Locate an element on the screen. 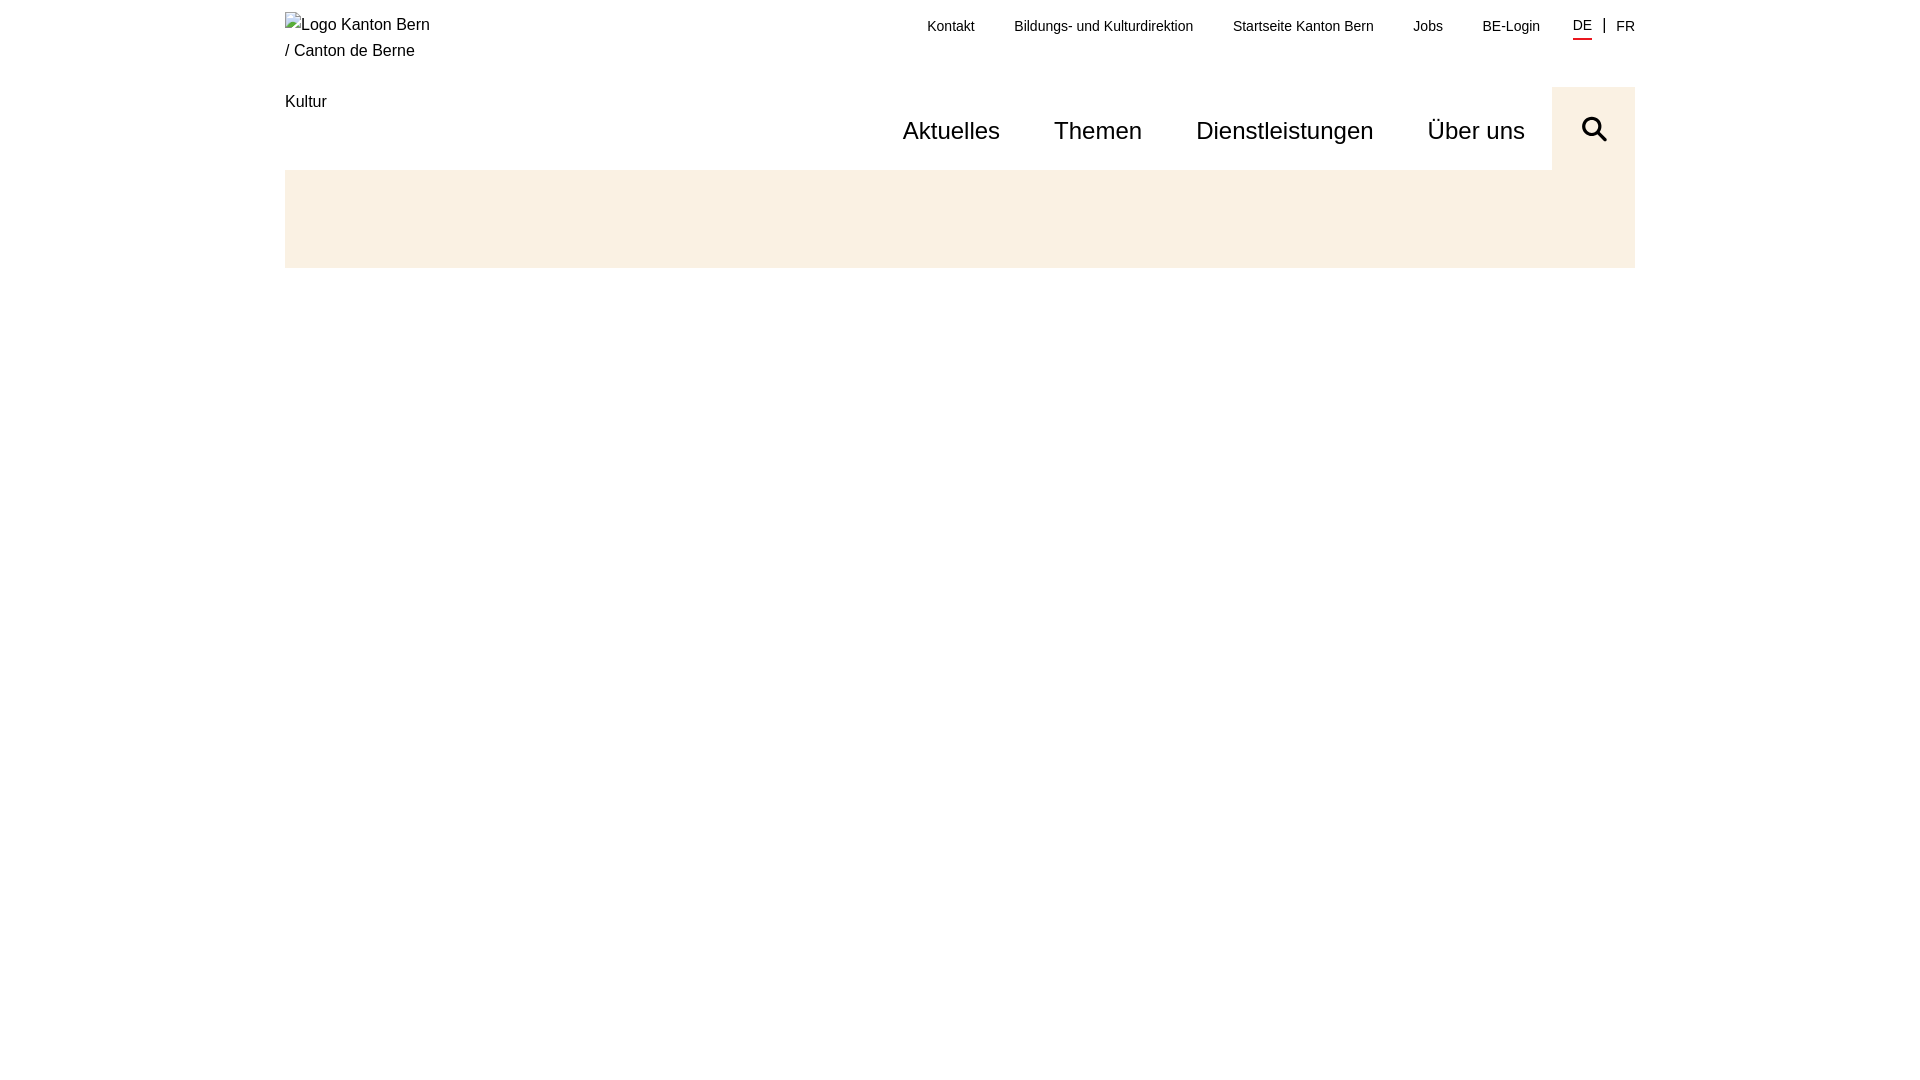 The image size is (1920, 1080). 'Dienstleistungen' is located at coordinates (1169, 128).